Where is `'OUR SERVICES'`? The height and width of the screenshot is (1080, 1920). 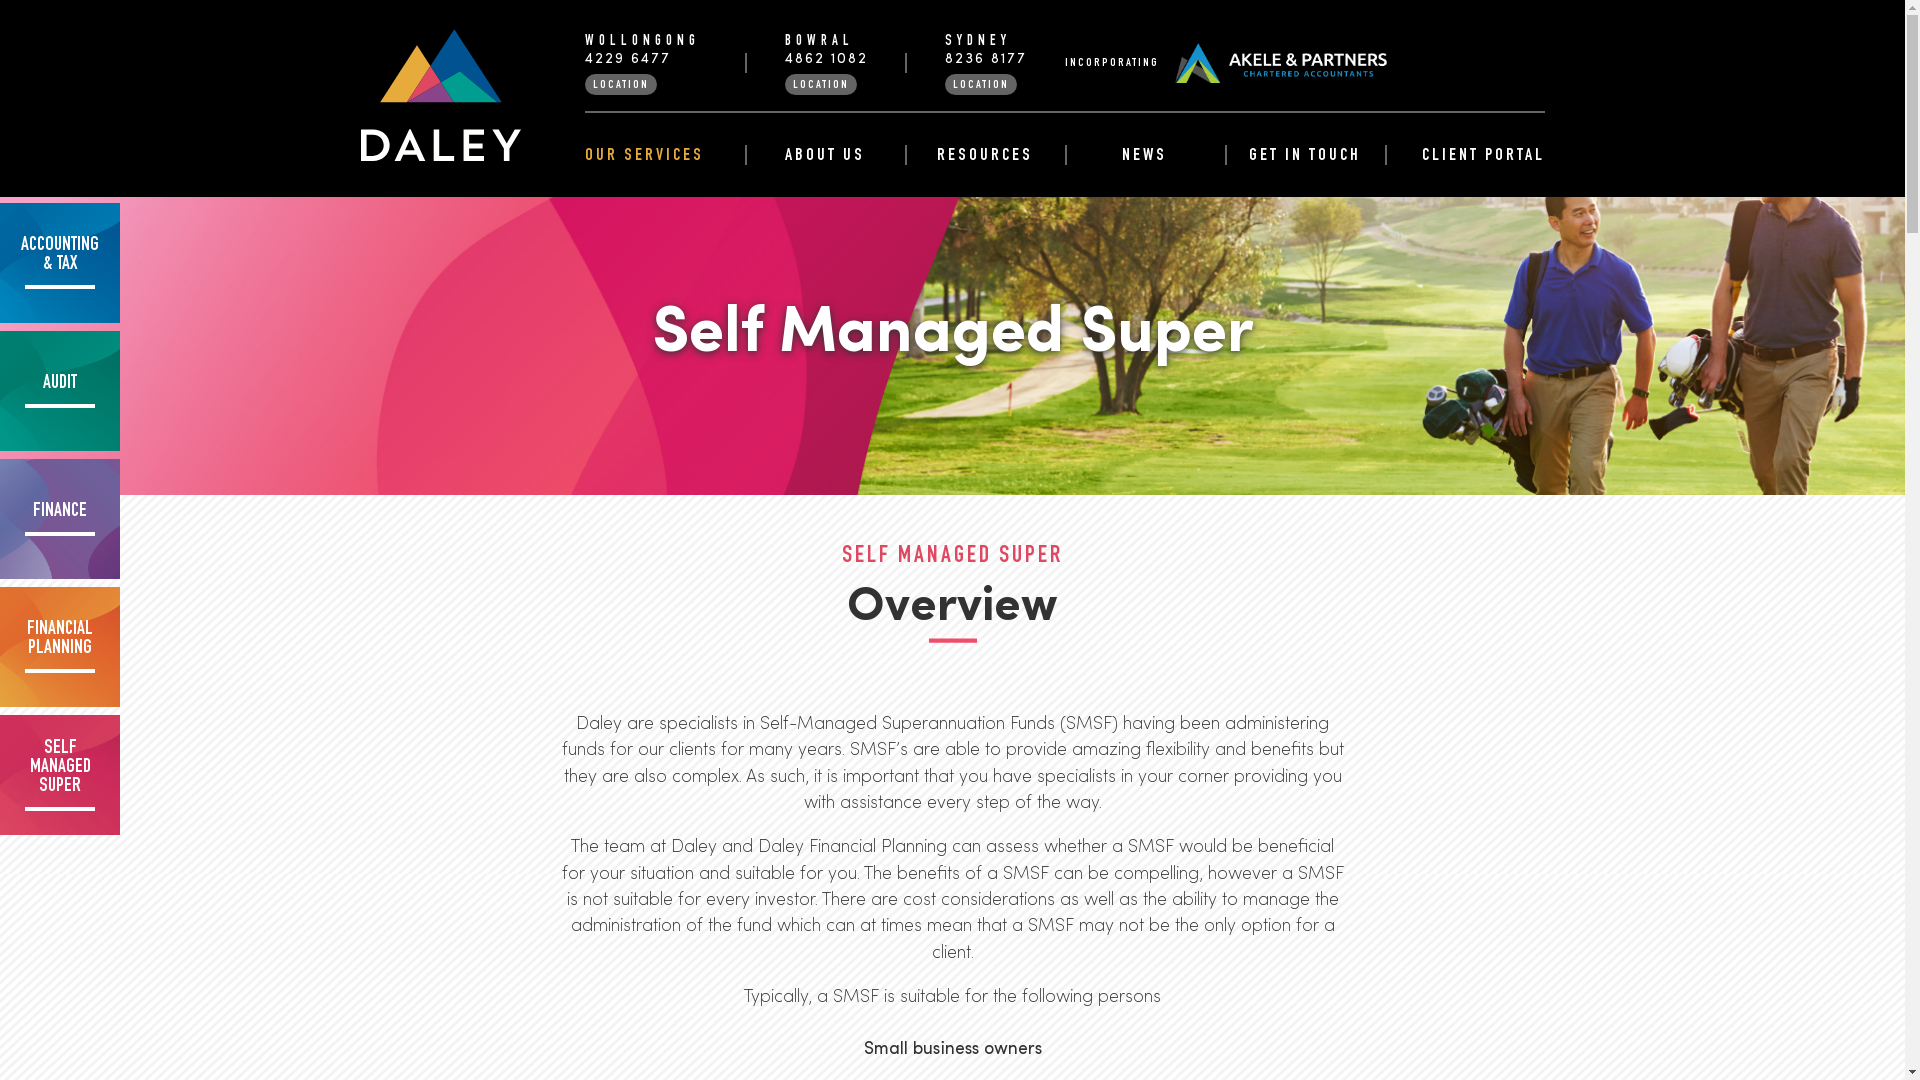 'OUR SERVICES' is located at coordinates (583, 154).